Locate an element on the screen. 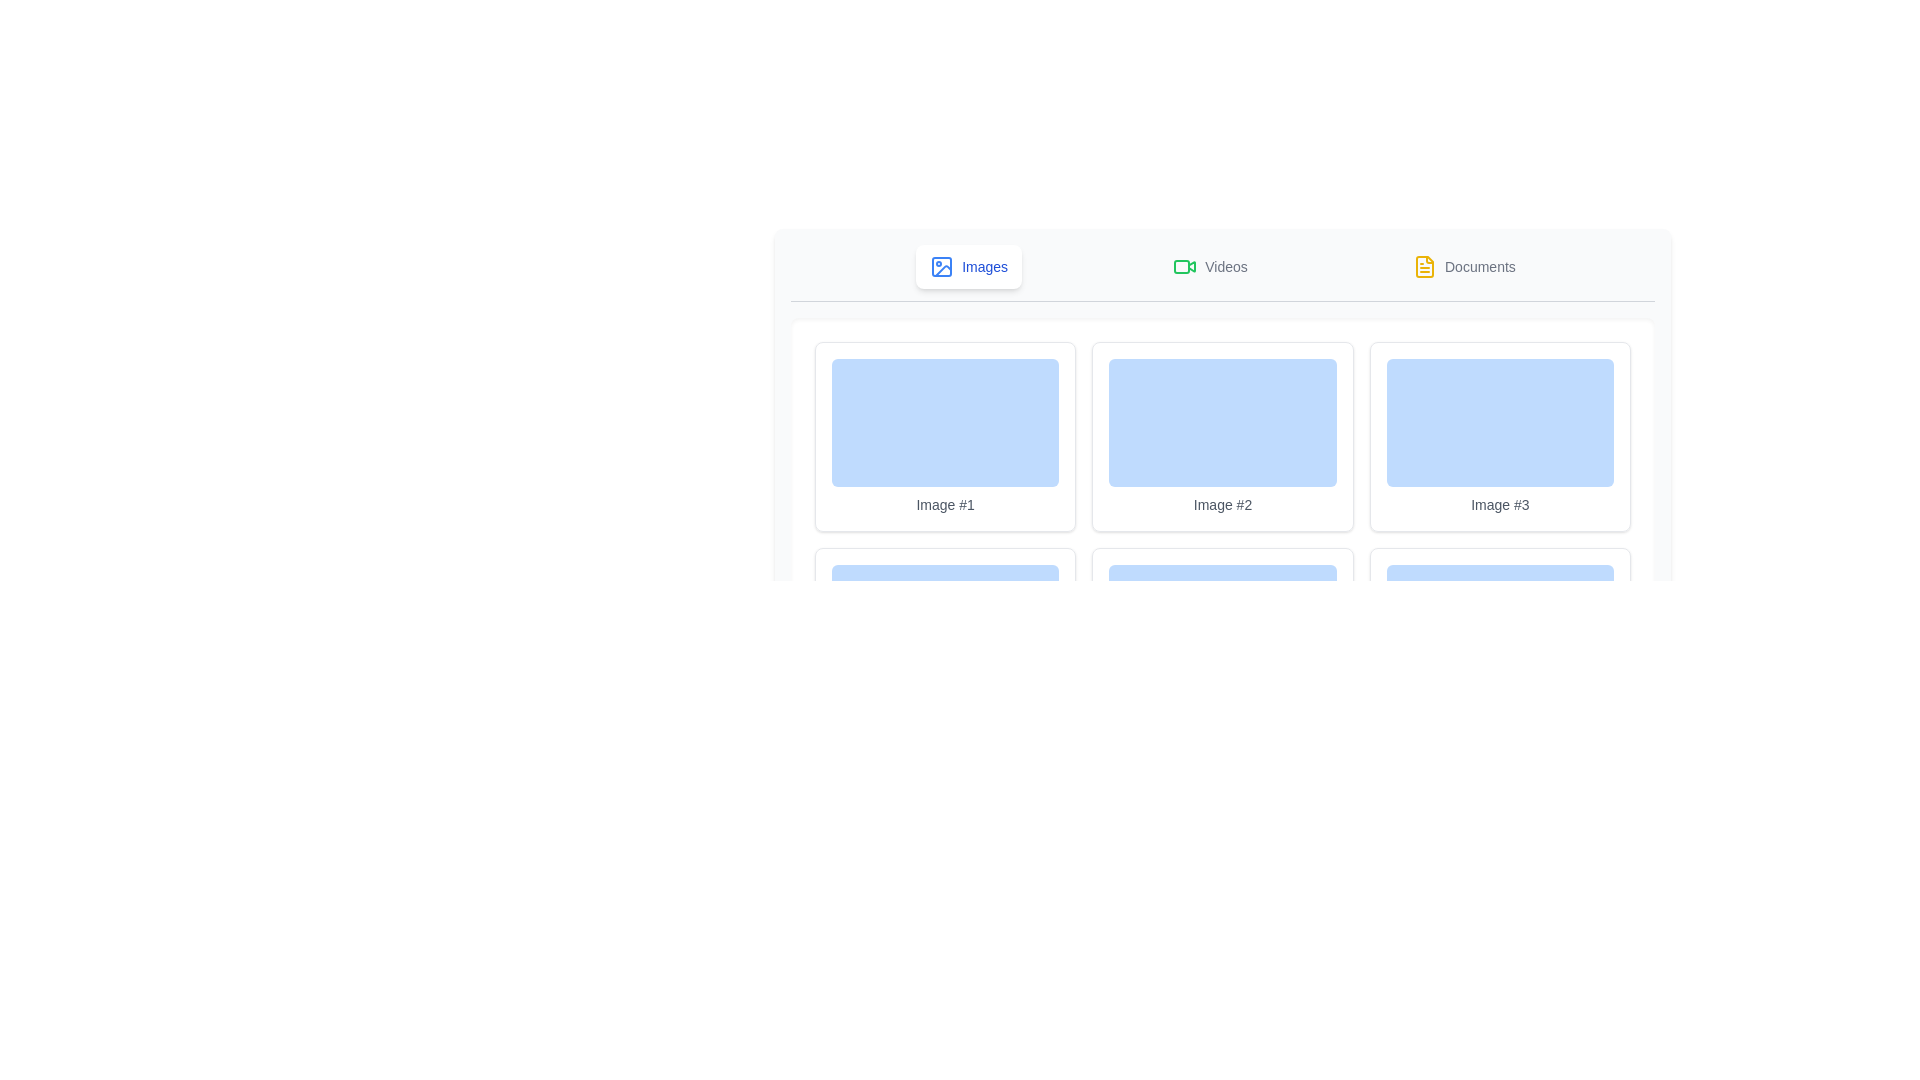  the static text label displaying 'Image #2', which is styled in small gray font and positioned below a blue image placeholder in the card layout is located at coordinates (1222, 504).